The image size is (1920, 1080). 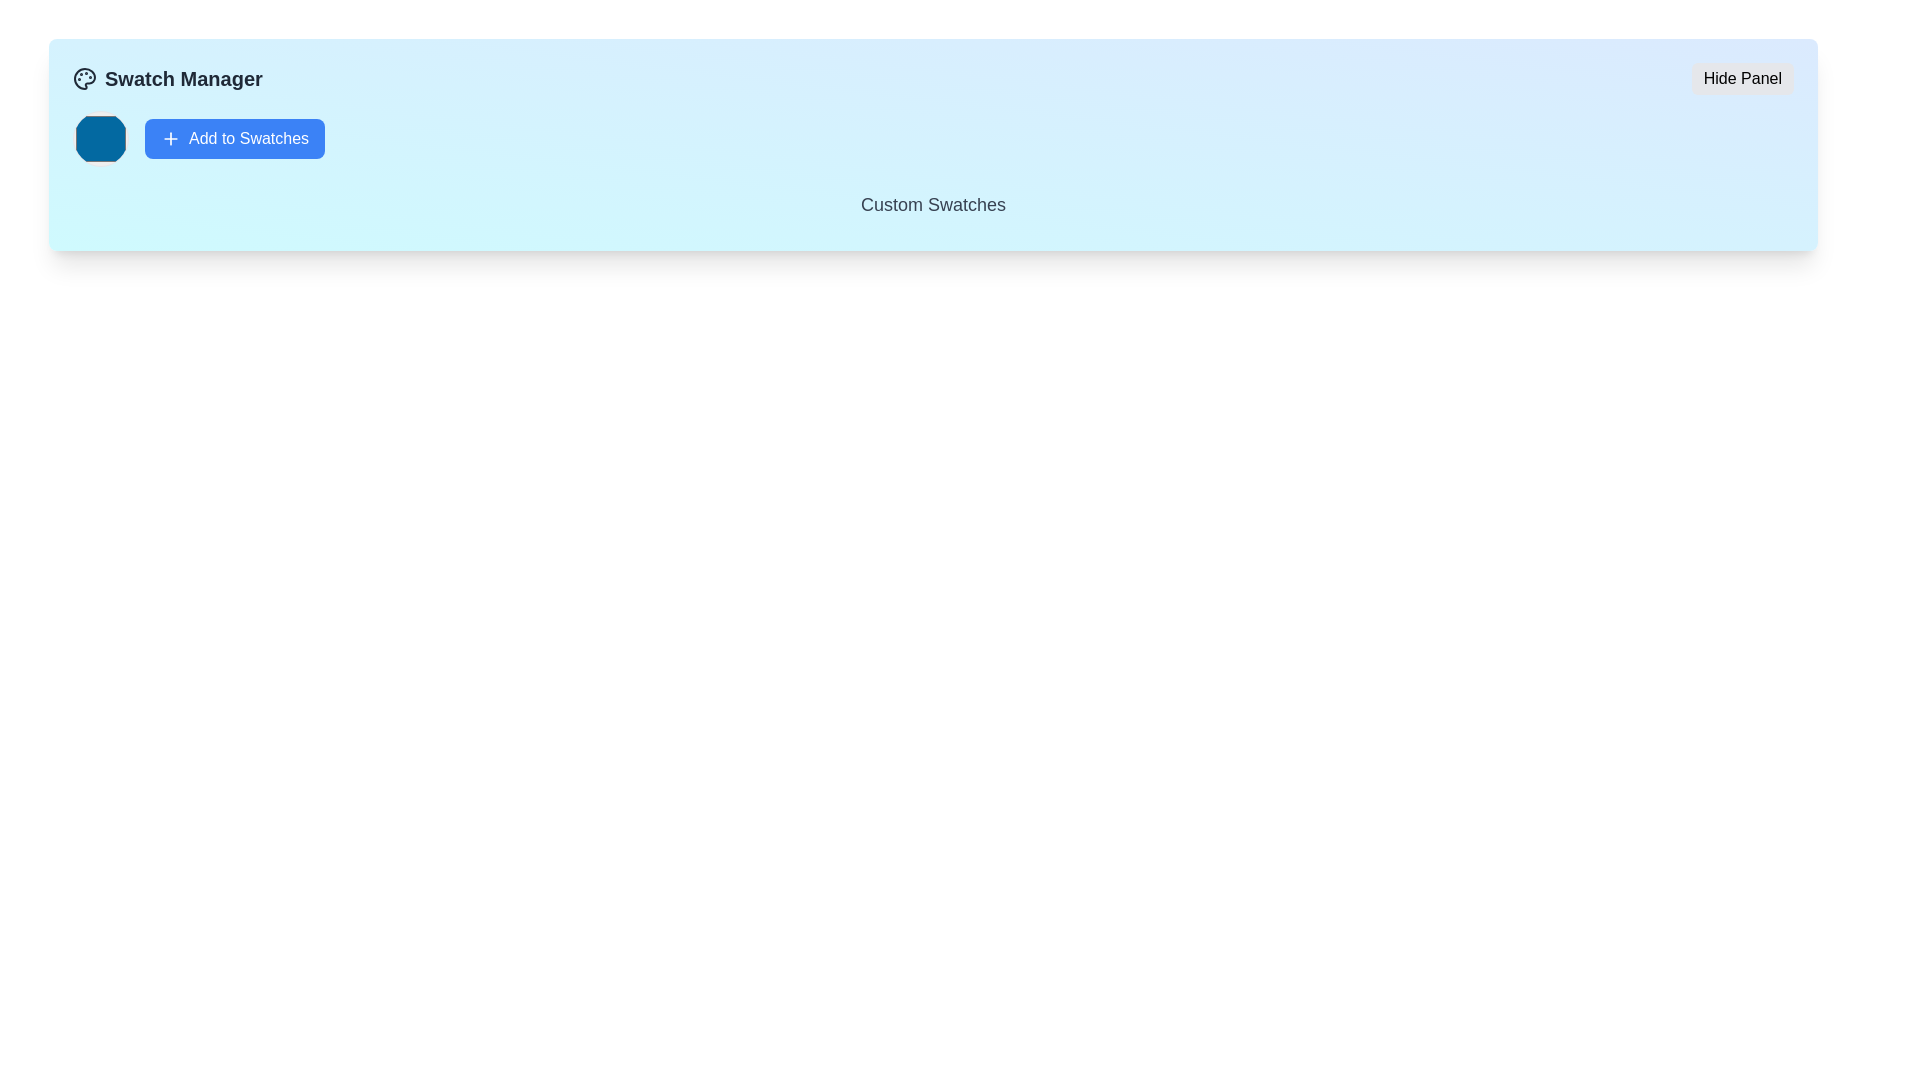 What do you see at coordinates (99, 137) in the screenshot?
I see `the blue circular color swatch with a diameter of 14 units` at bounding box center [99, 137].